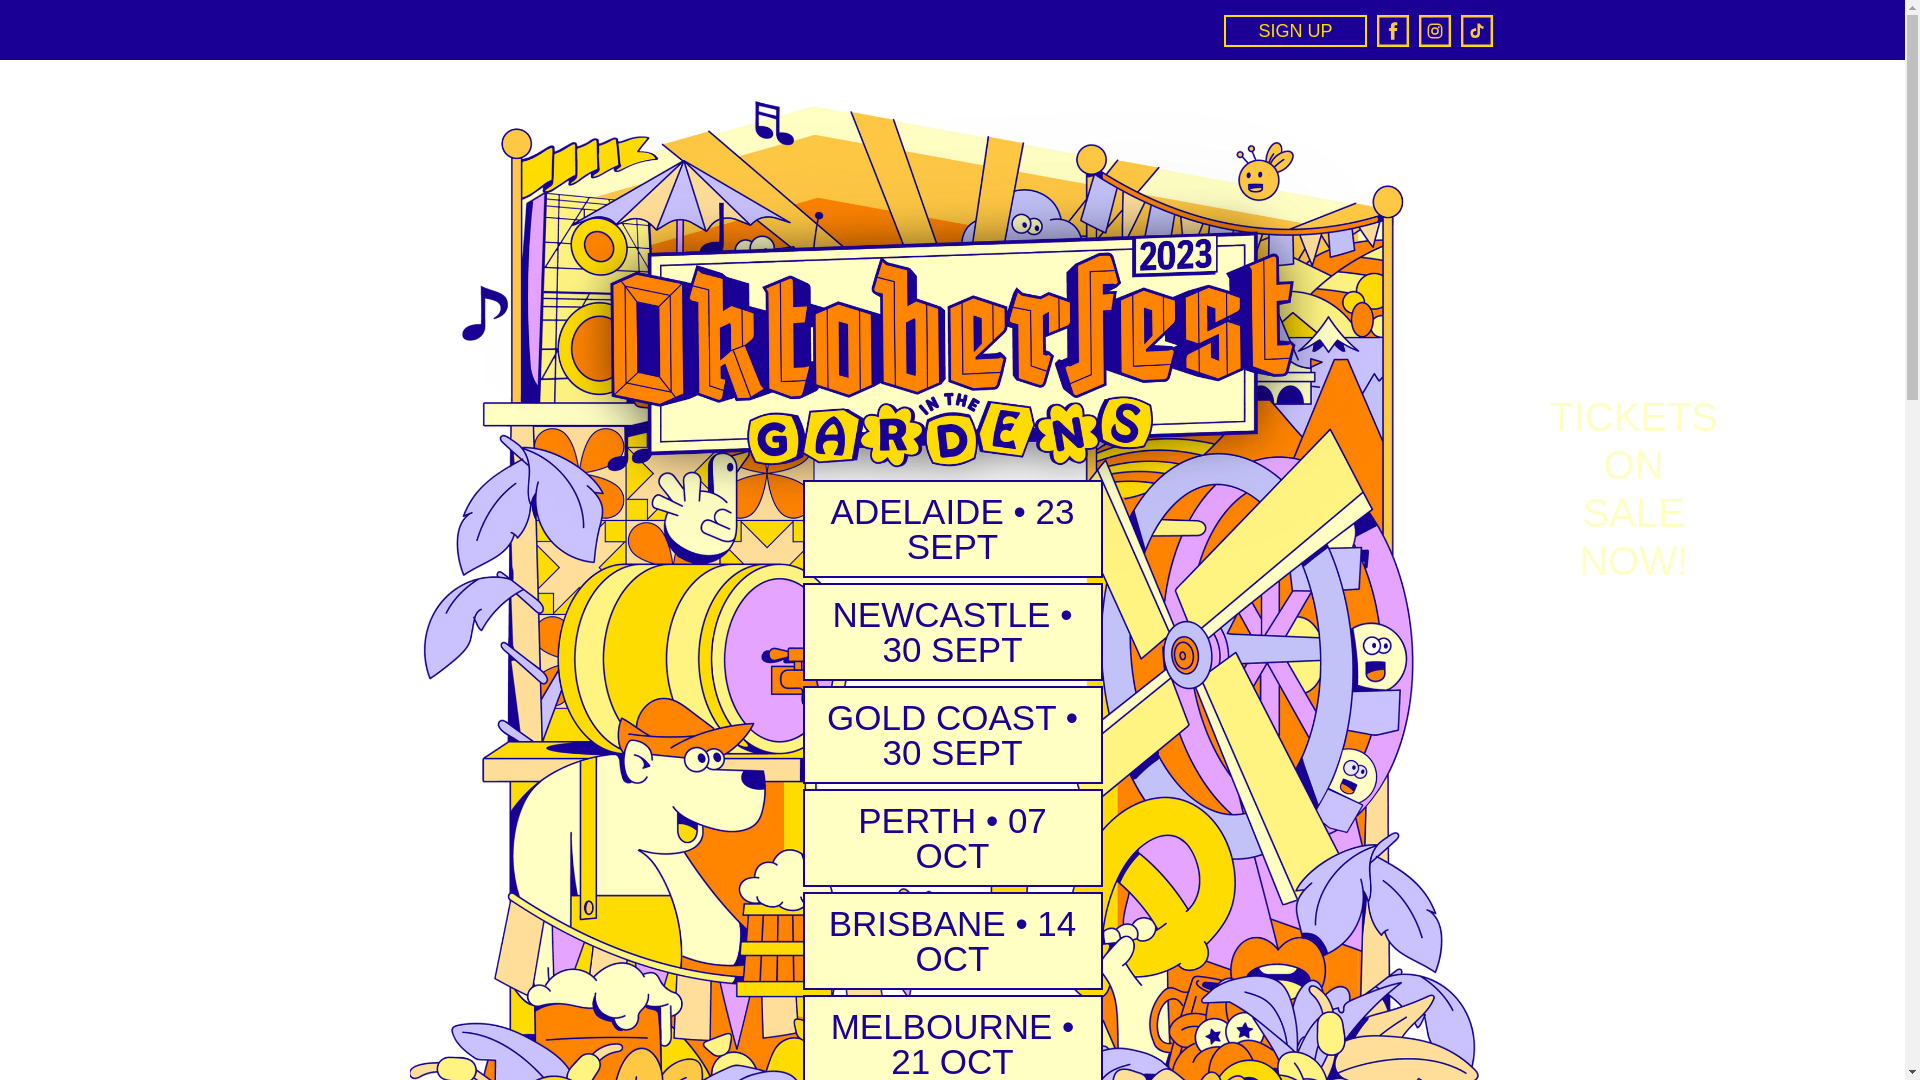  I want to click on 'Facebook', so click(1375, 30).